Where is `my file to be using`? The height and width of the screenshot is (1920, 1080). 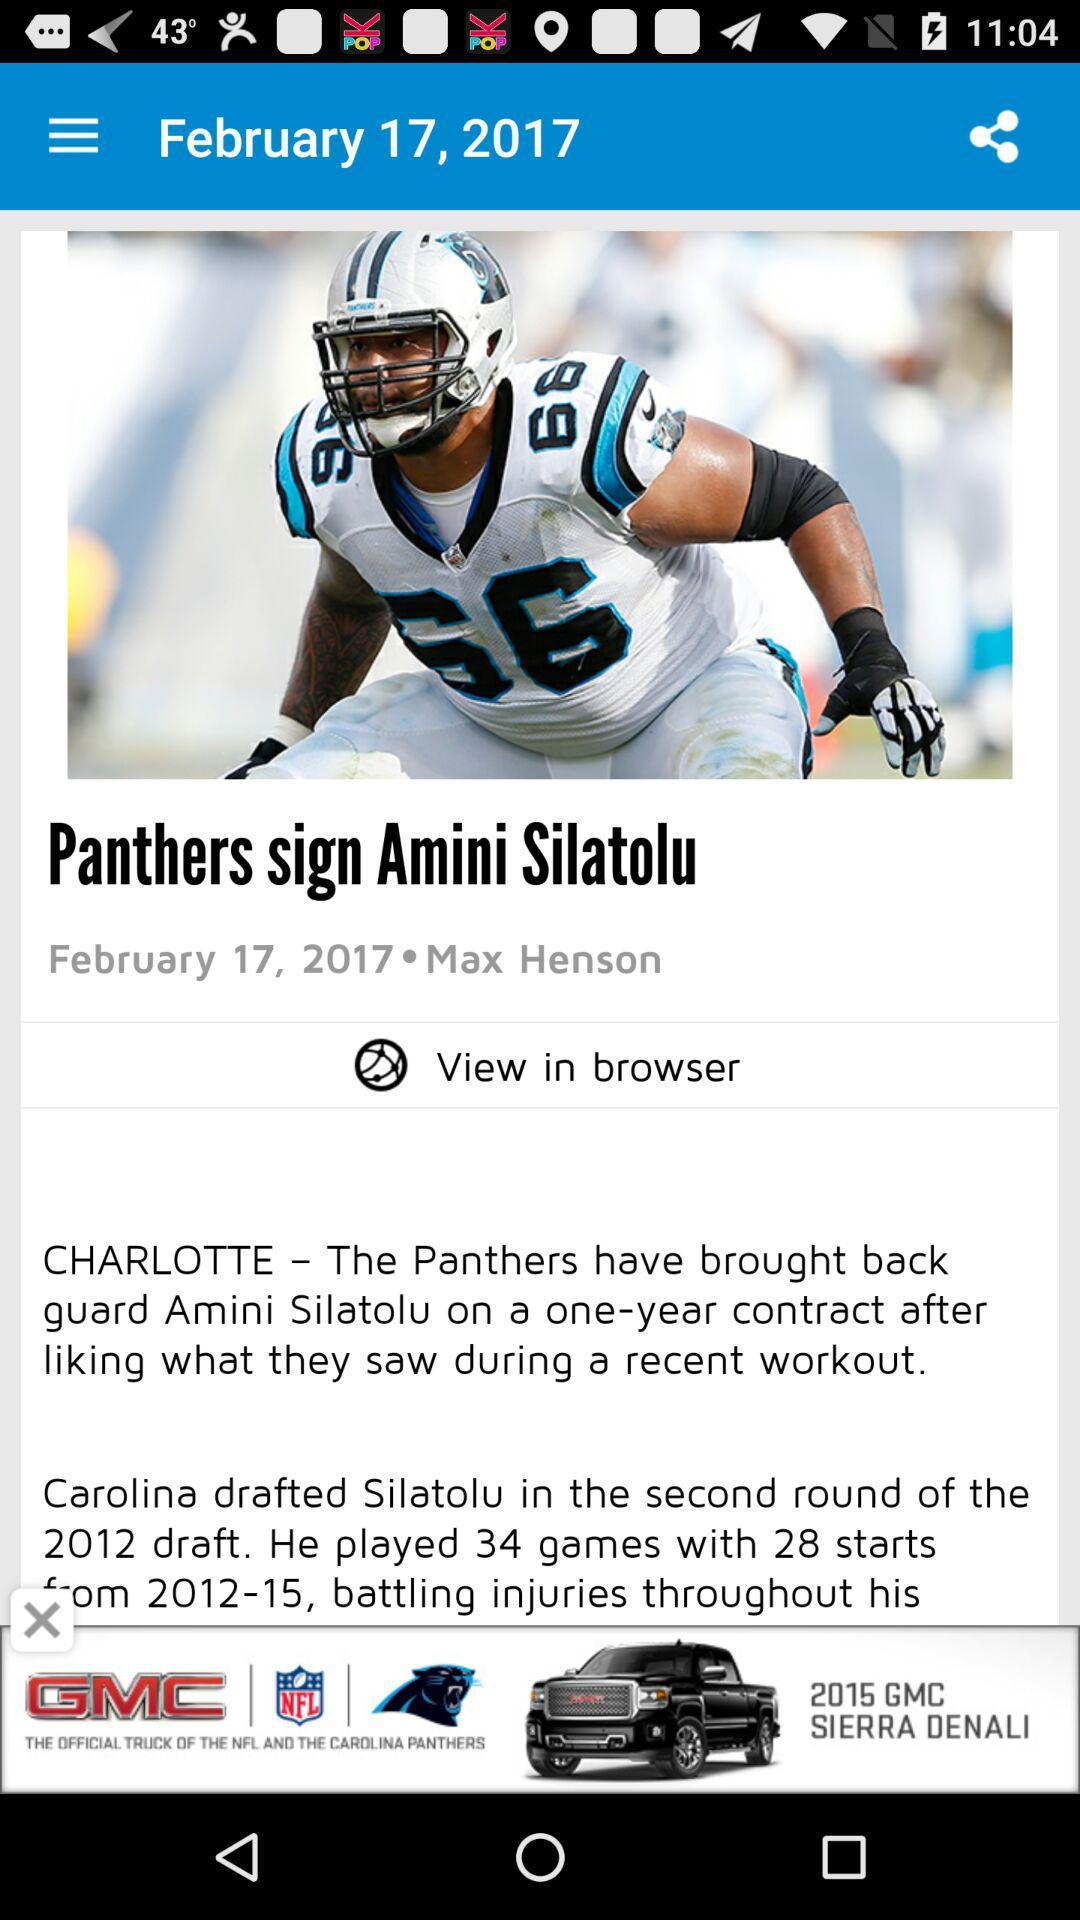 my file to be using is located at coordinates (72, 135).